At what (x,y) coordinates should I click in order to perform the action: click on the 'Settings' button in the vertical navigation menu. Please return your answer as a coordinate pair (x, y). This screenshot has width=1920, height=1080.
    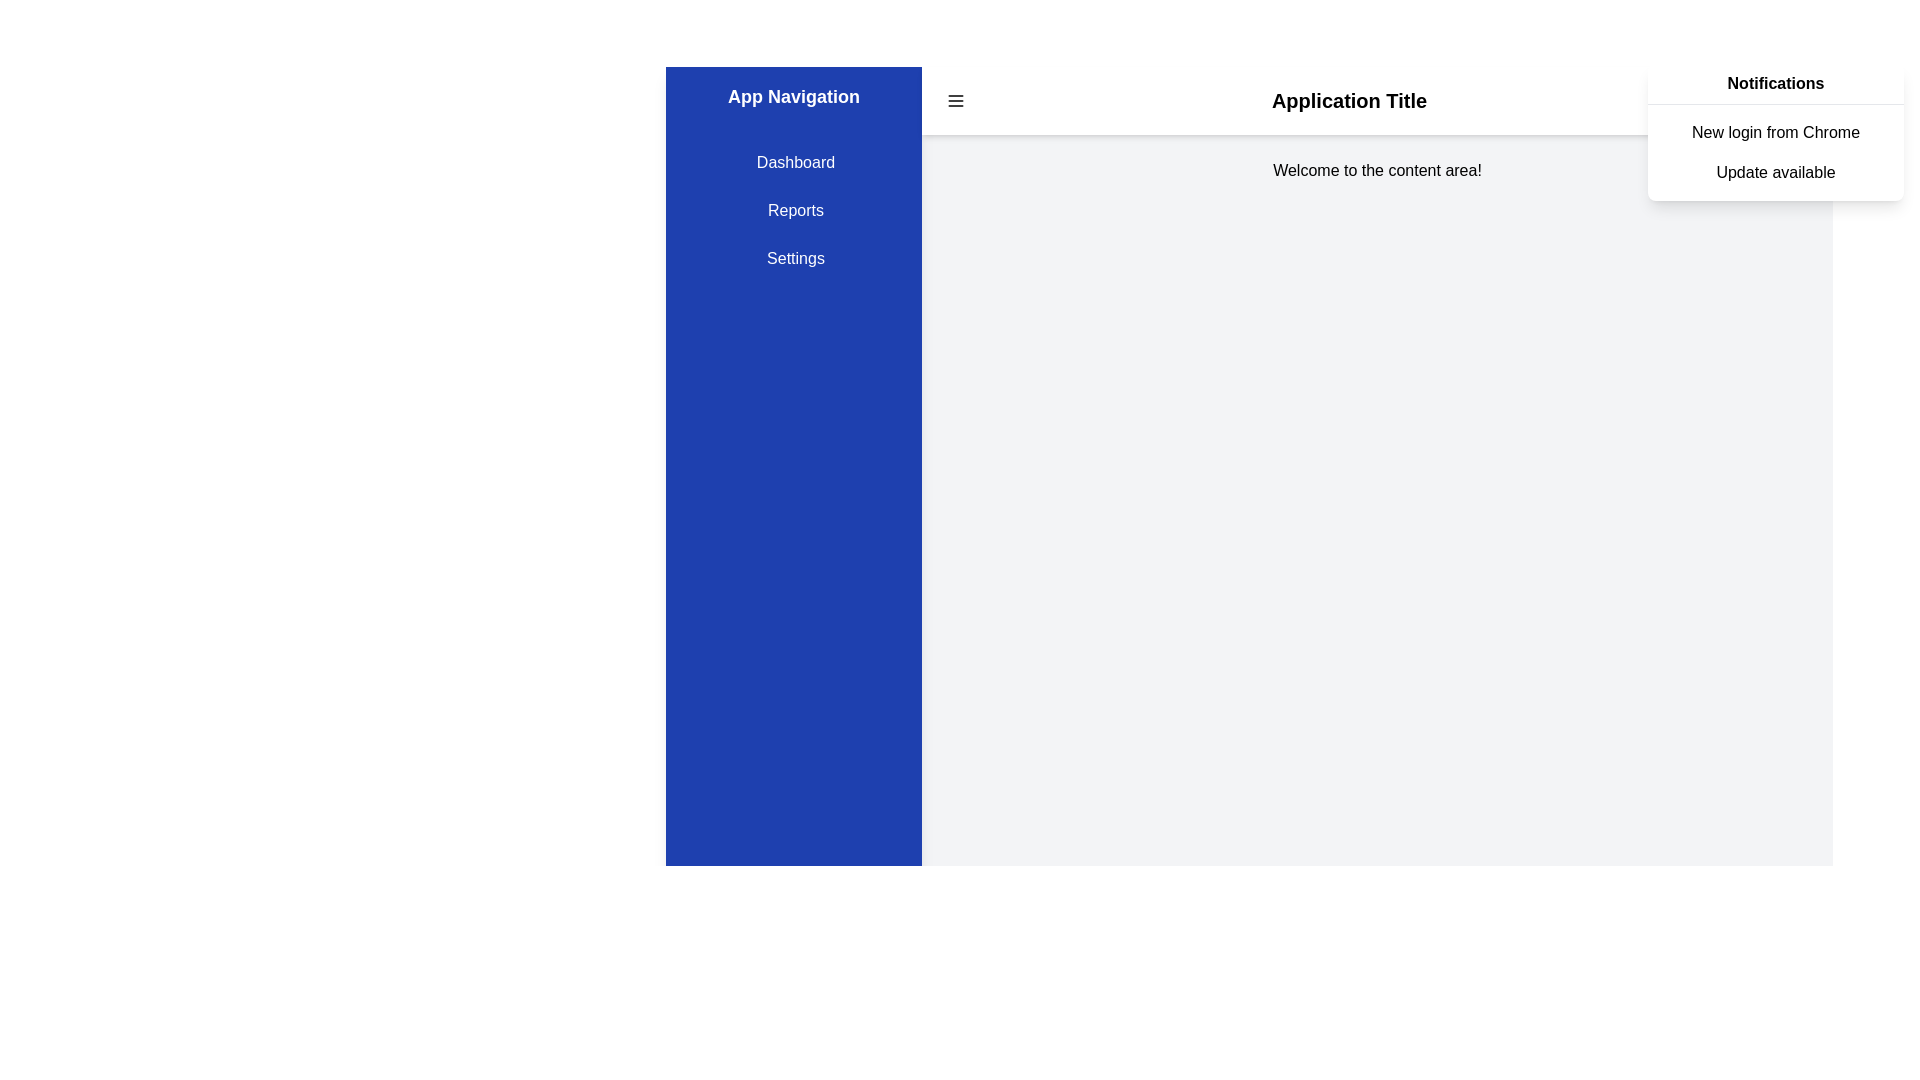
    Looking at the image, I should click on (792, 257).